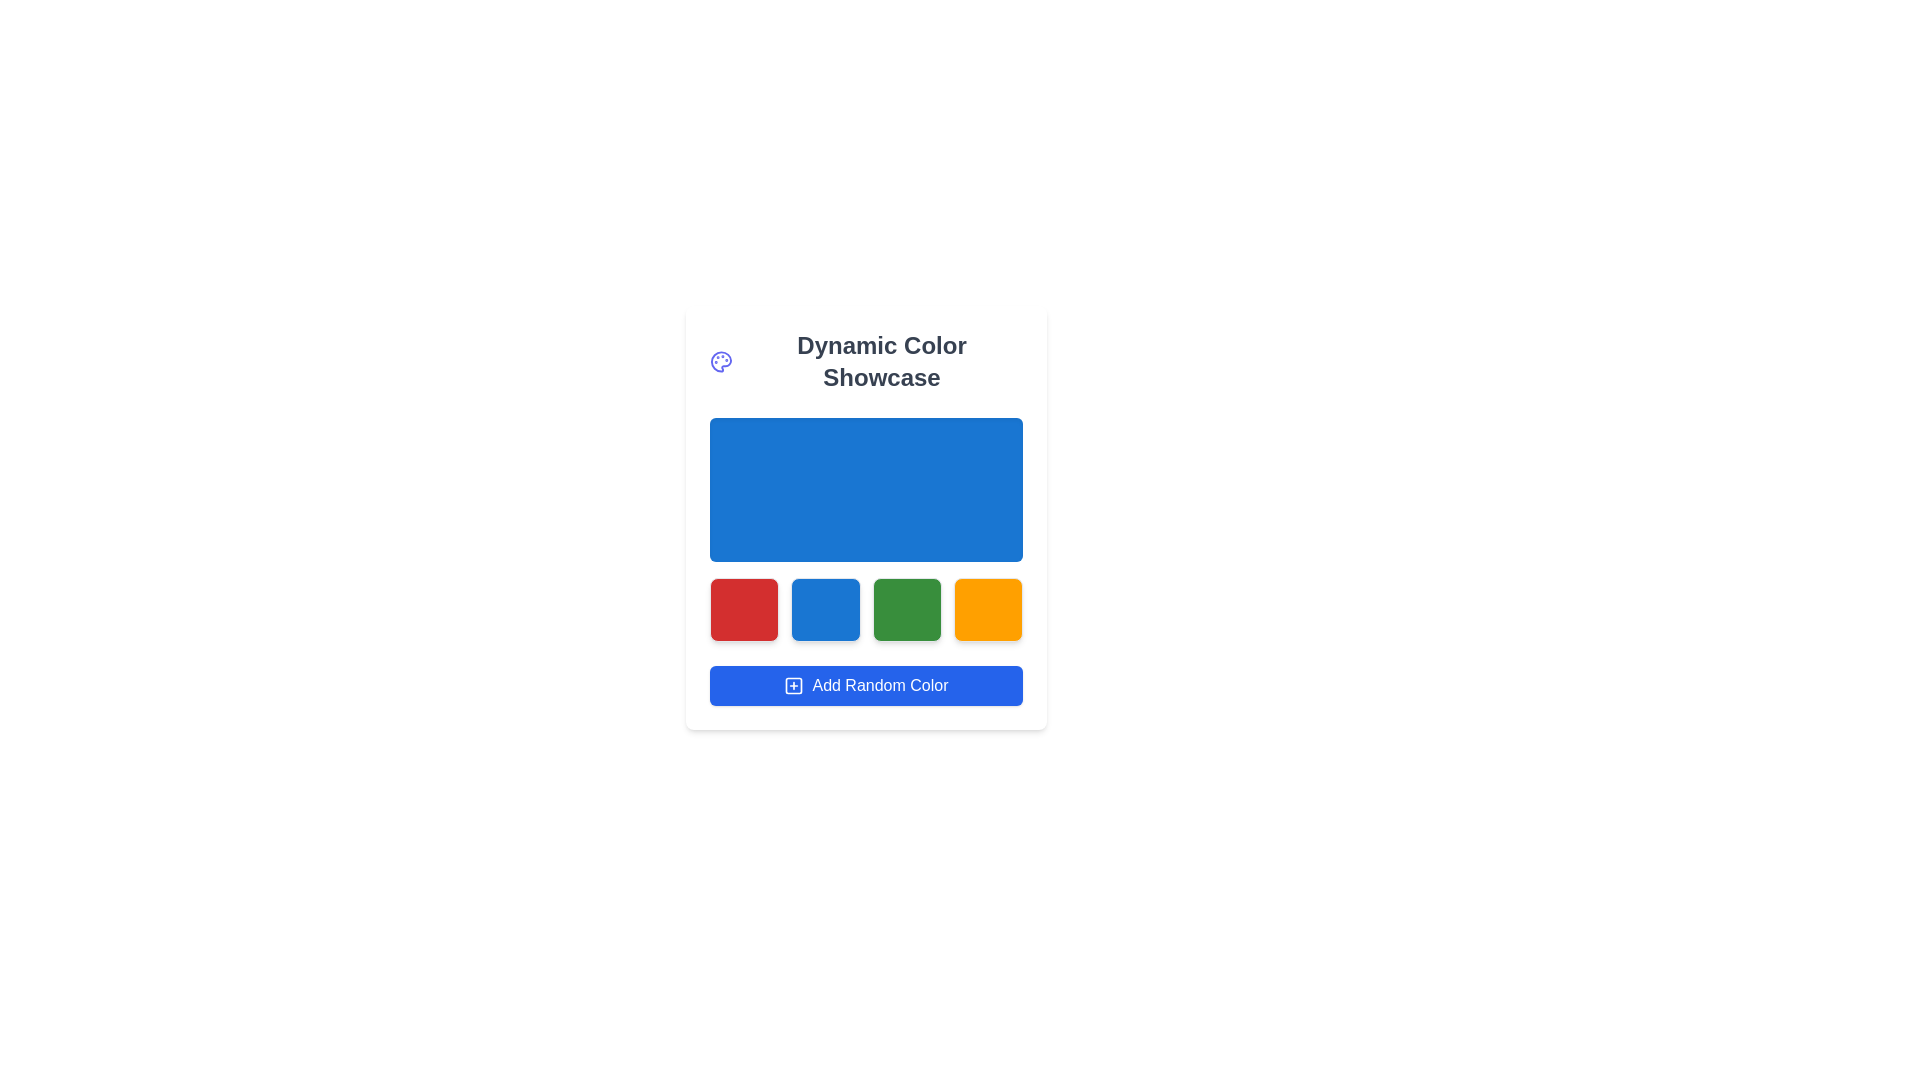 The width and height of the screenshot is (1920, 1080). Describe the element at coordinates (793, 685) in the screenshot. I see `the 'add' icon within the blue button labeled 'Add Random Color' located at the bottom of the section` at that location.